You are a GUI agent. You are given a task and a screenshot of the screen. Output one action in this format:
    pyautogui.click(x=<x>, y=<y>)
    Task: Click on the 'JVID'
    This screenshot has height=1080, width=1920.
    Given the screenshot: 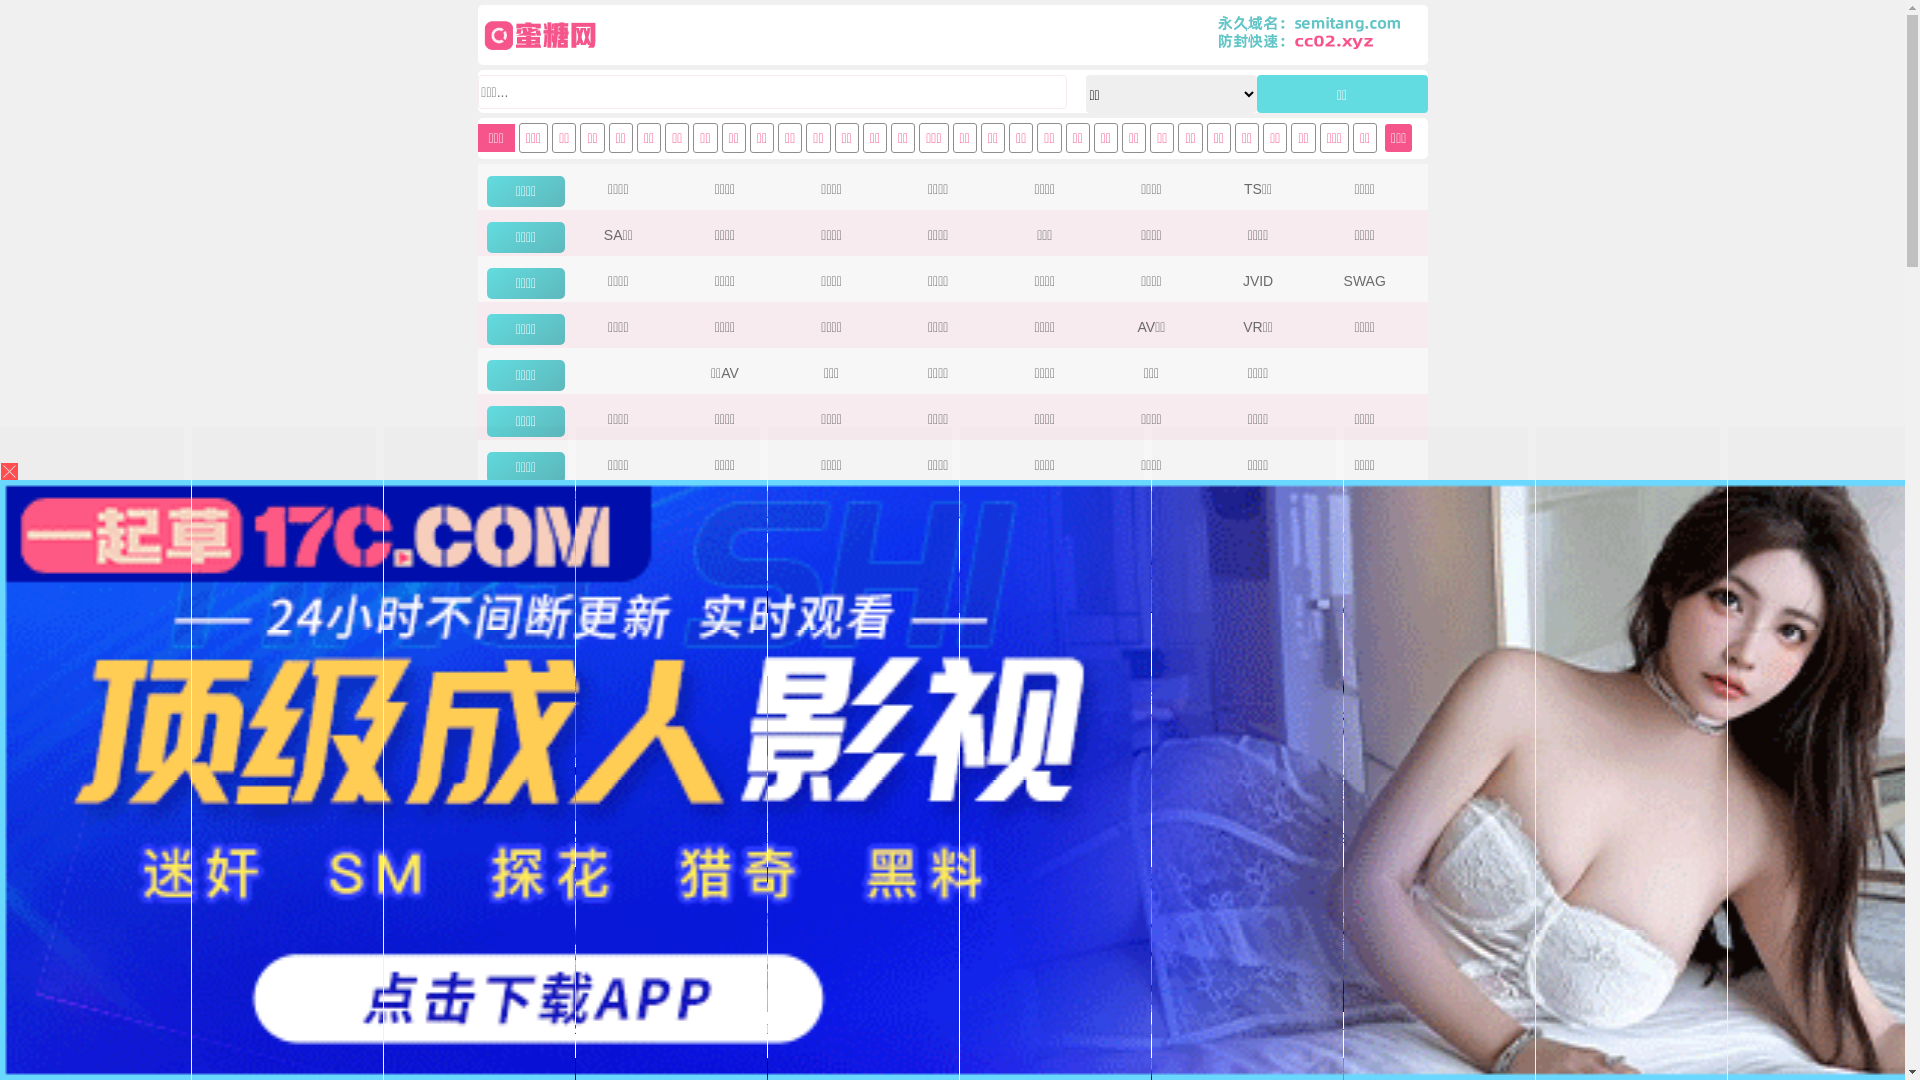 What is the action you would take?
    pyautogui.click(x=1256, y=281)
    